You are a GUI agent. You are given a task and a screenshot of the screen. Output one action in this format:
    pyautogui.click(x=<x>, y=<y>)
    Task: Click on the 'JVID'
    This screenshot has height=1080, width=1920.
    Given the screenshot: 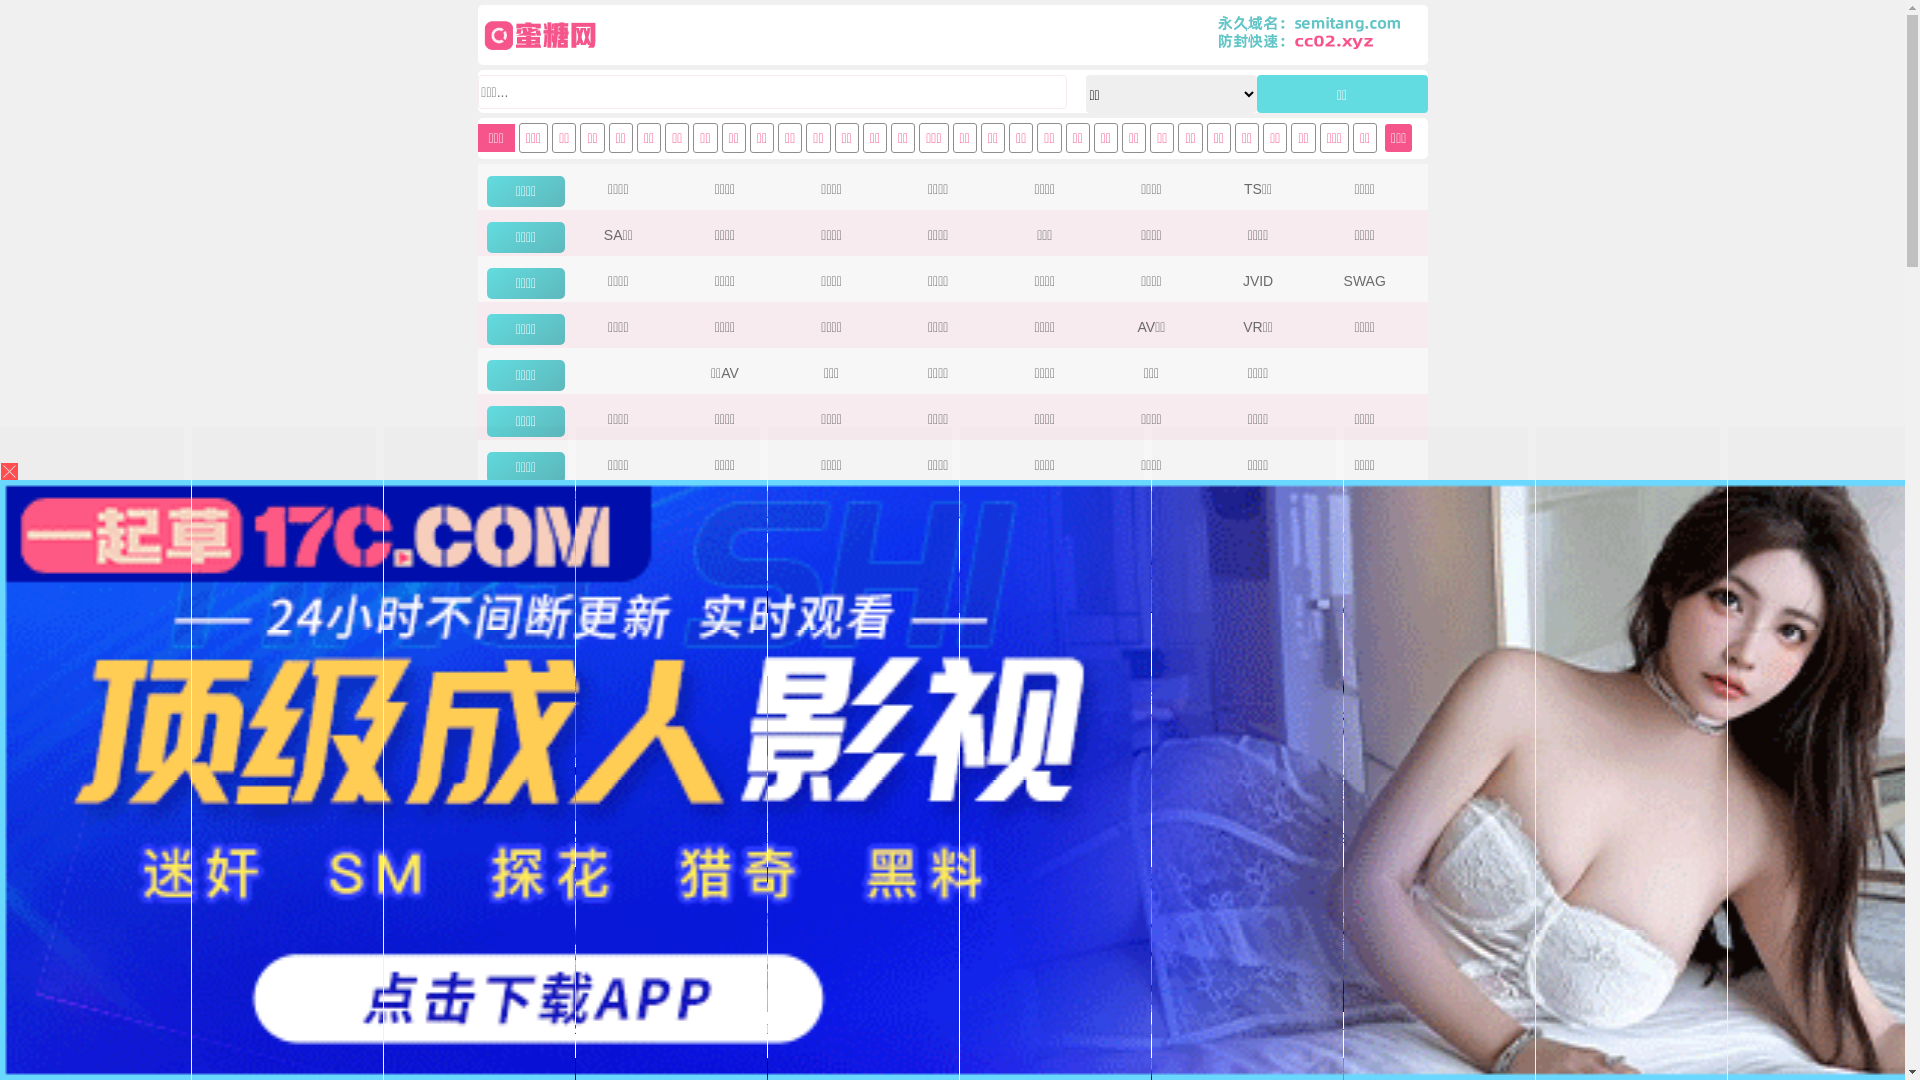 What is the action you would take?
    pyautogui.click(x=1256, y=281)
    